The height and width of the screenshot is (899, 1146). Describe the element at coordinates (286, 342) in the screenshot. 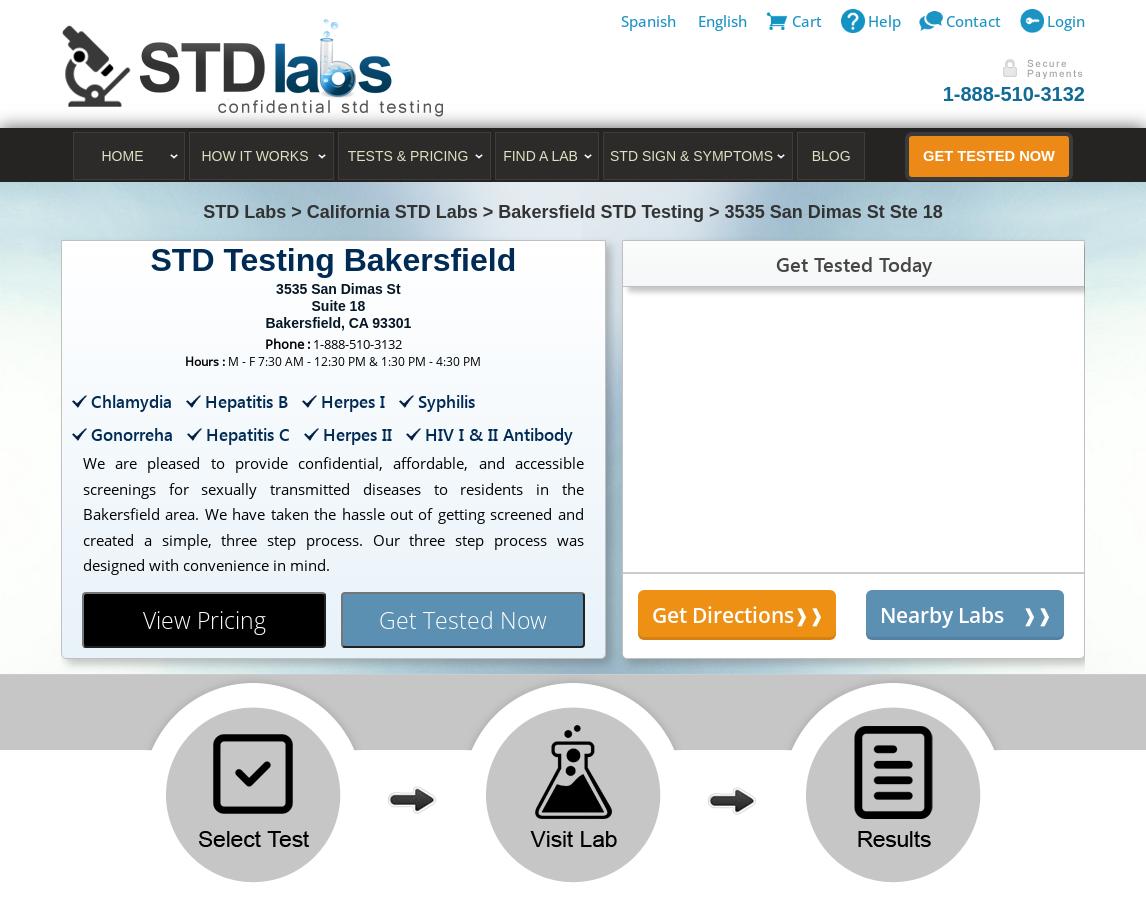

I see `'Phone :'` at that location.